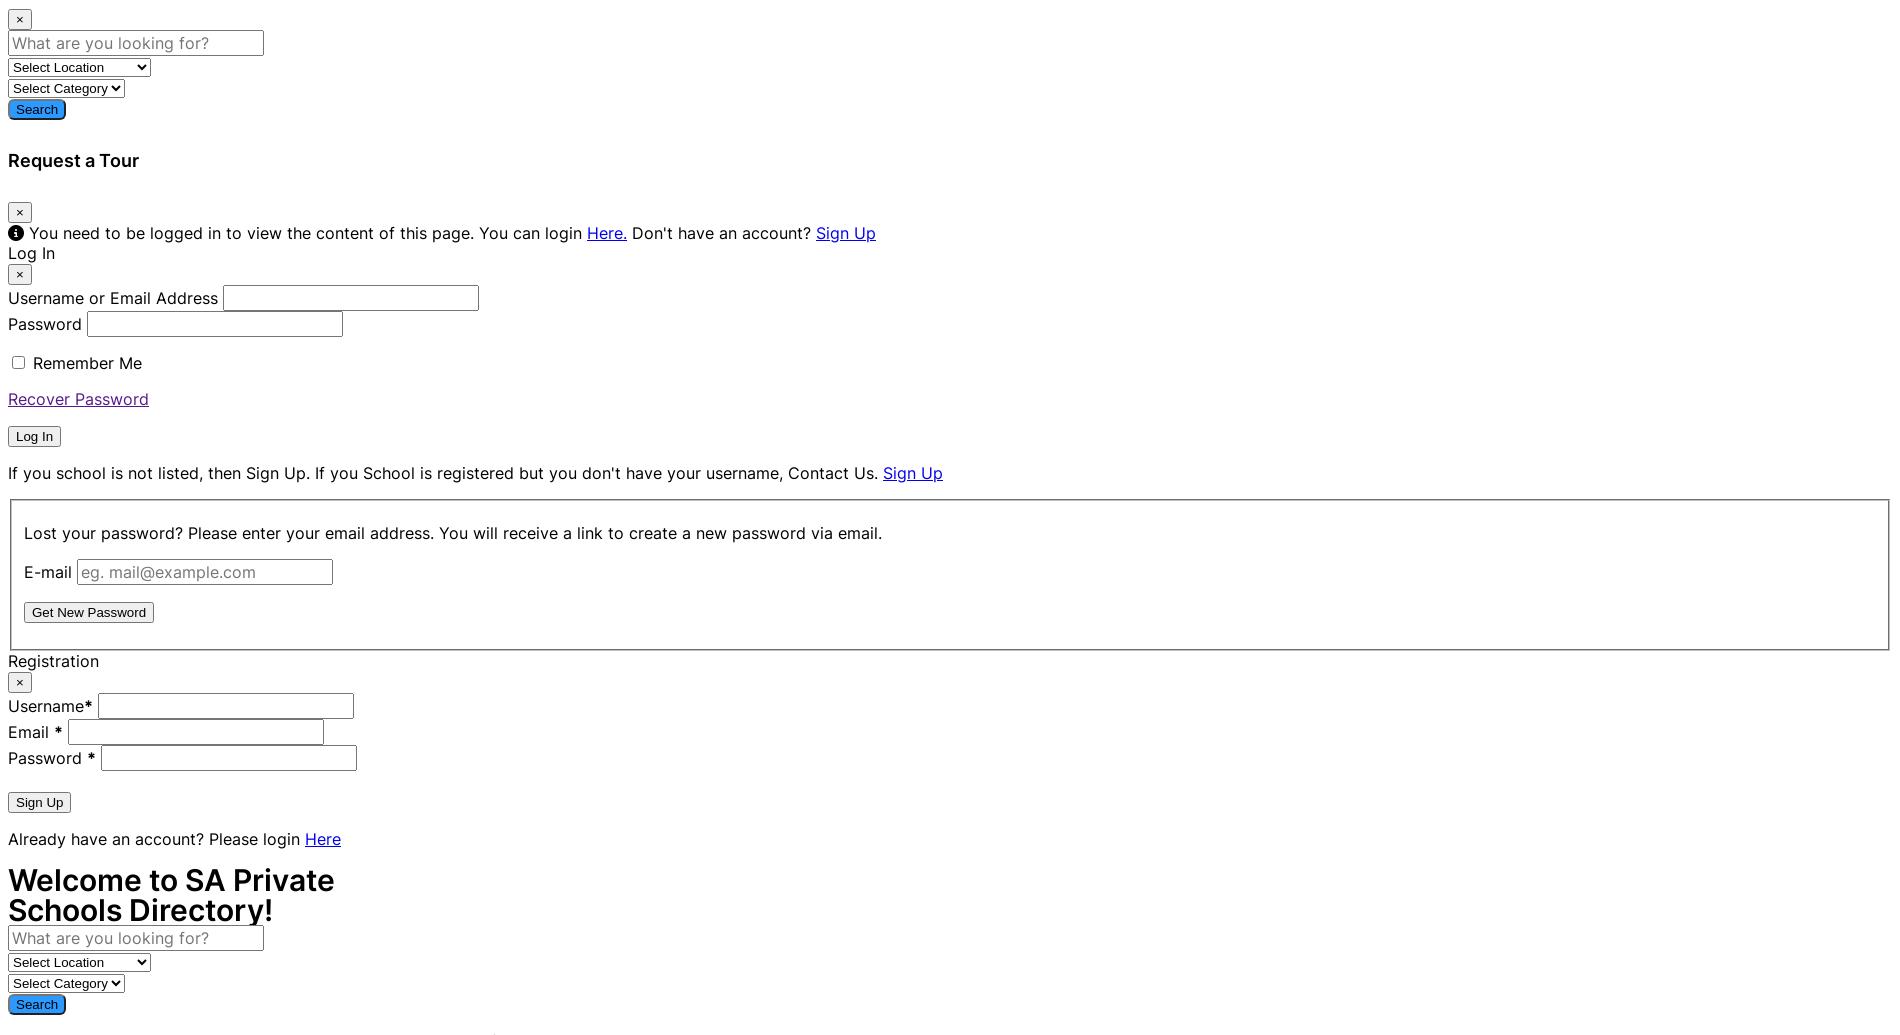 This screenshot has height=1035, width=1900. Describe the element at coordinates (627, 232) in the screenshot. I see `'Don't have an account?'` at that location.